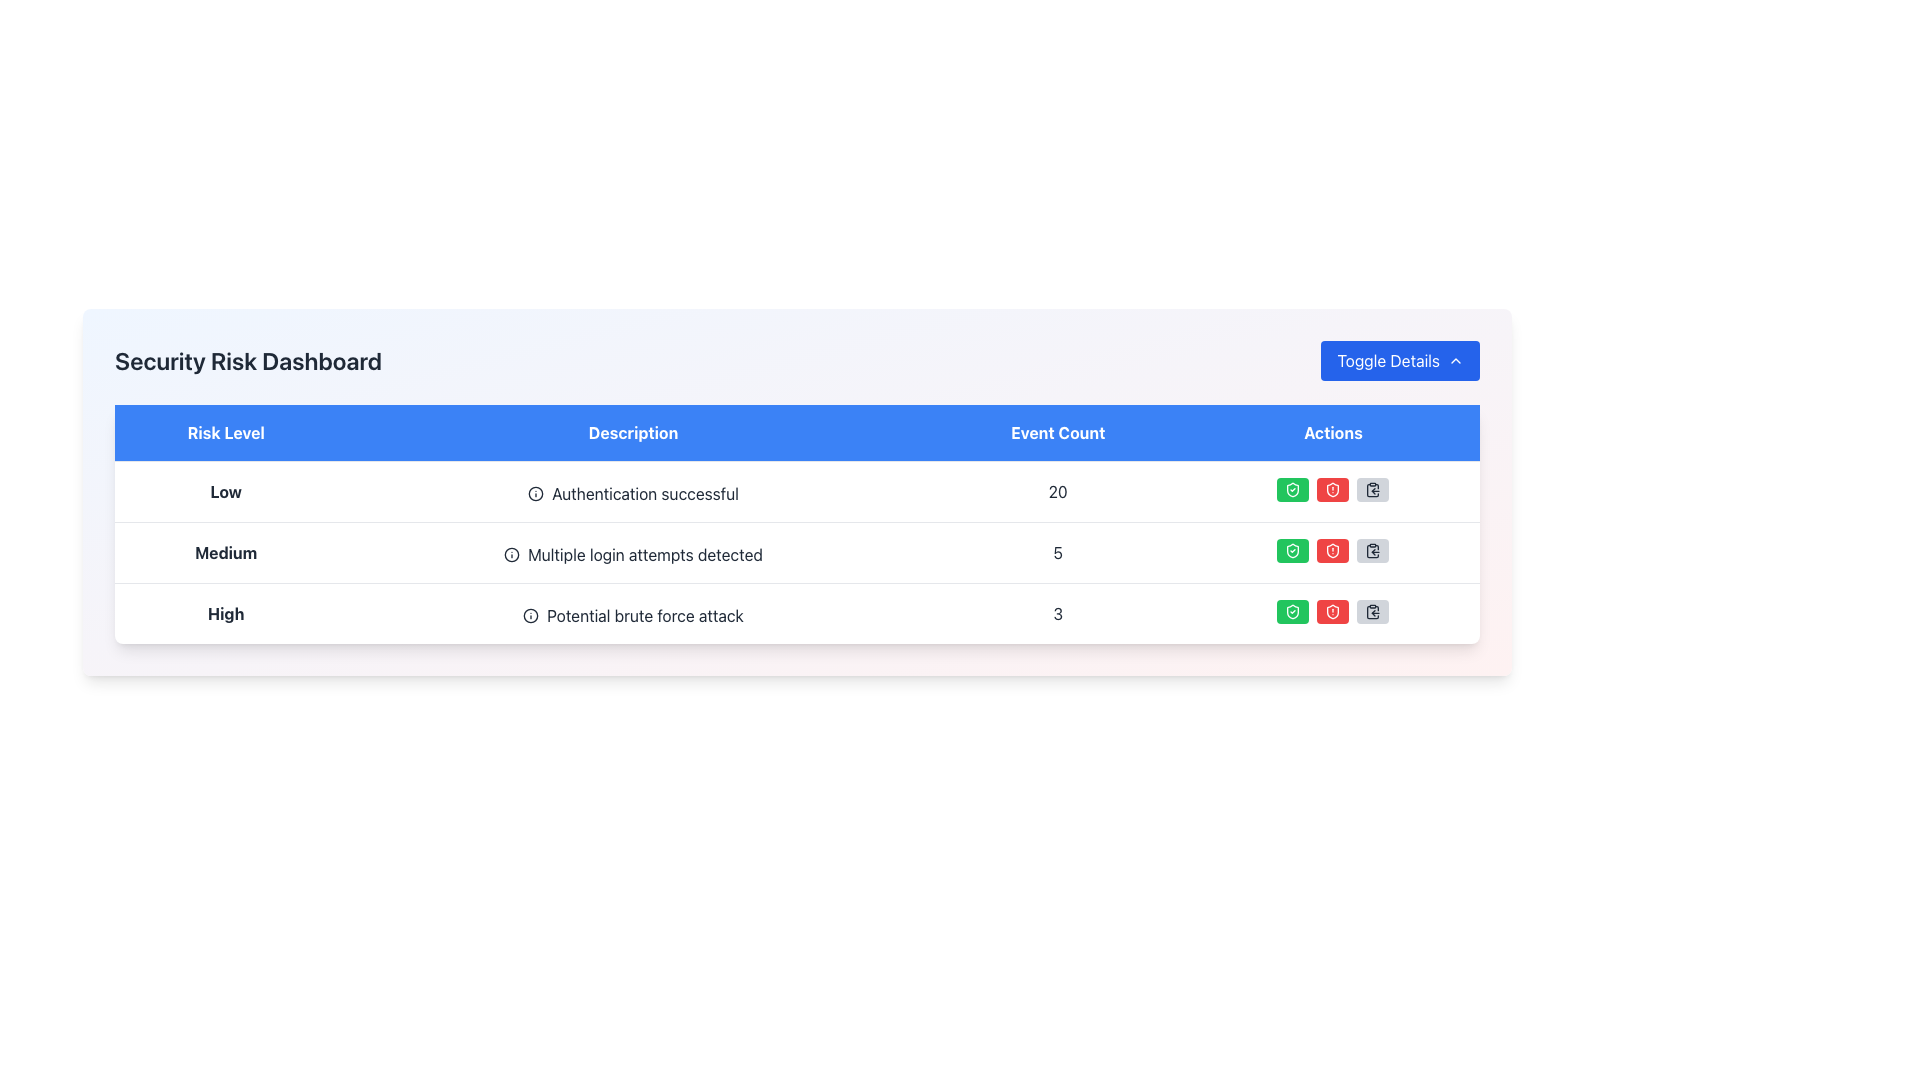  What do you see at coordinates (1333, 551) in the screenshot?
I see `the red shield icon in the 'Actions' column of the last row in the table, which signals an alert or warning` at bounding box center [1333, 551].